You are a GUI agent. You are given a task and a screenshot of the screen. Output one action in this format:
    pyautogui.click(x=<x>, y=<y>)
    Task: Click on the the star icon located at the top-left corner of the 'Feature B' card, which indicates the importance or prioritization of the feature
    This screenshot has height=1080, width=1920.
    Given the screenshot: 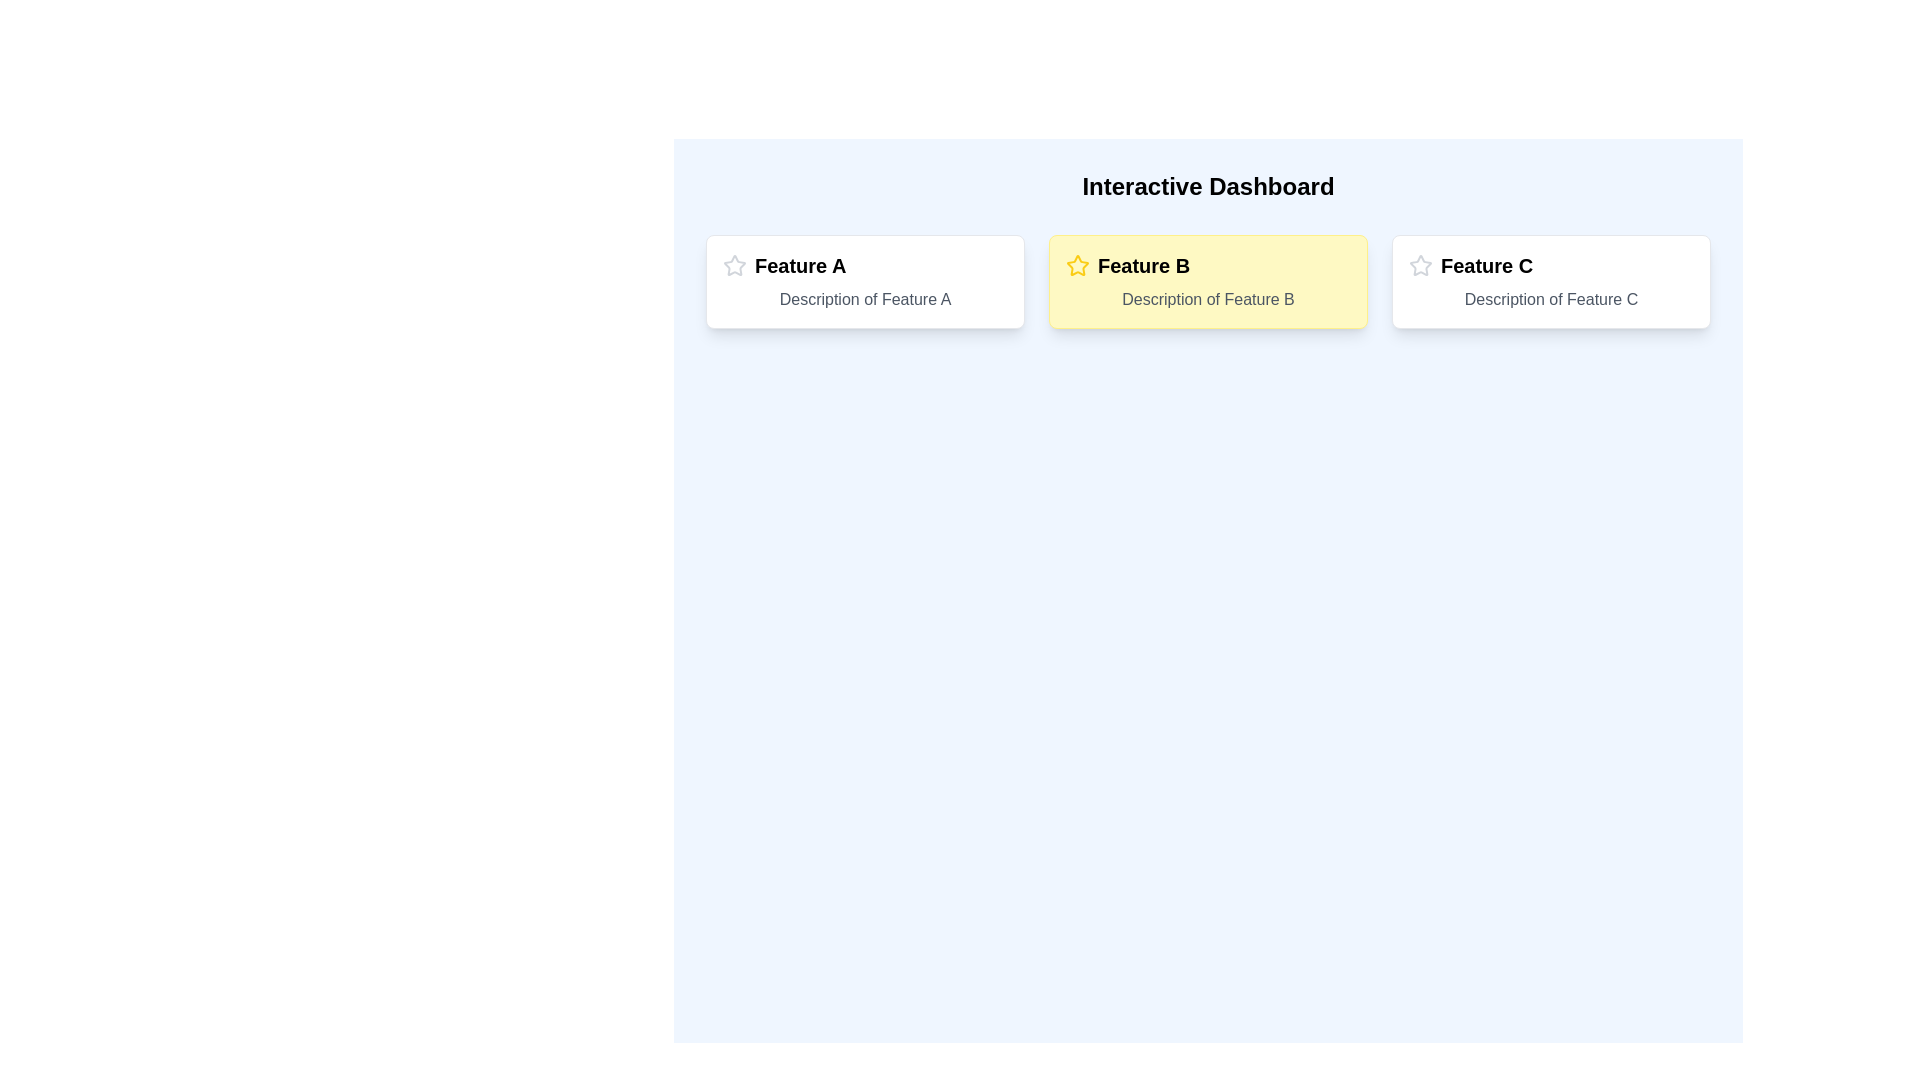 What is the action you would take?
    pyautogui.click(x=1077, y=264)
    